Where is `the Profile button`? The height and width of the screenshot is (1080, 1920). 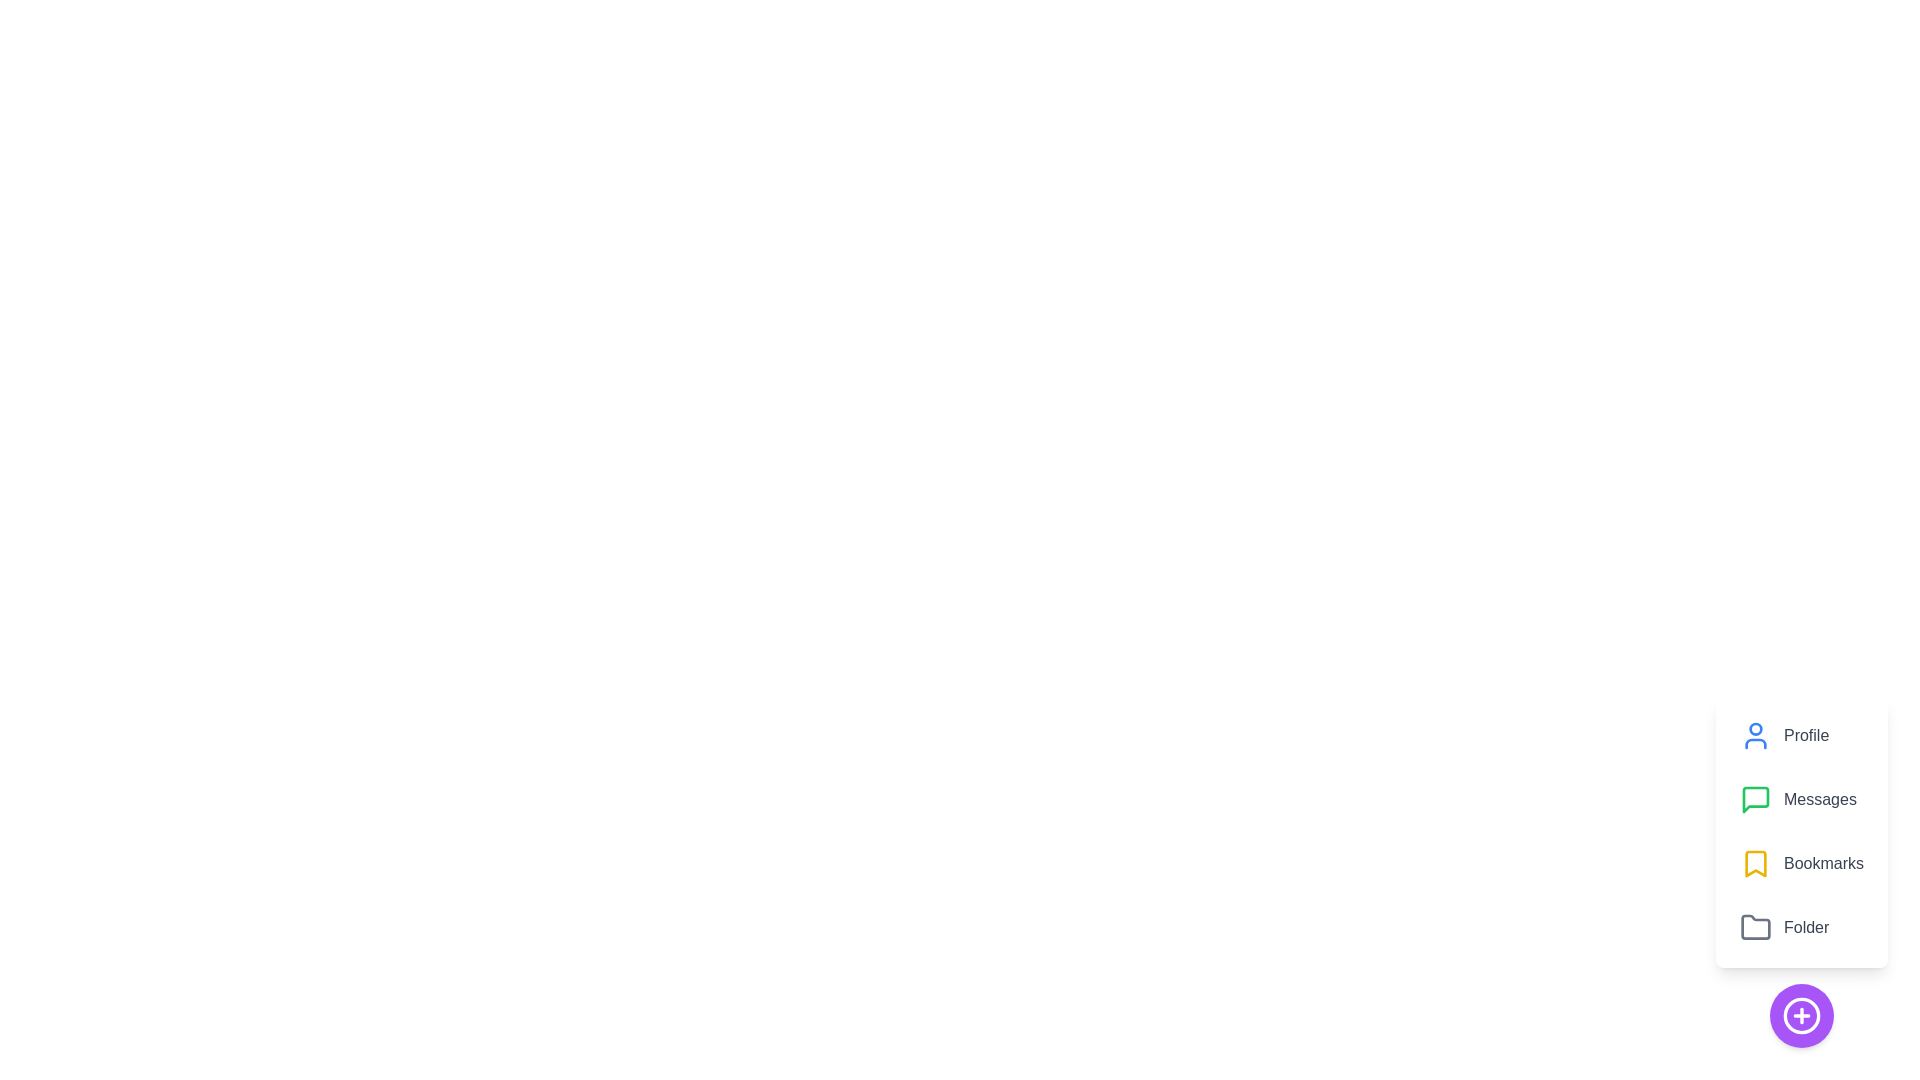
the Profile button is located at coordinates (1801, 736).